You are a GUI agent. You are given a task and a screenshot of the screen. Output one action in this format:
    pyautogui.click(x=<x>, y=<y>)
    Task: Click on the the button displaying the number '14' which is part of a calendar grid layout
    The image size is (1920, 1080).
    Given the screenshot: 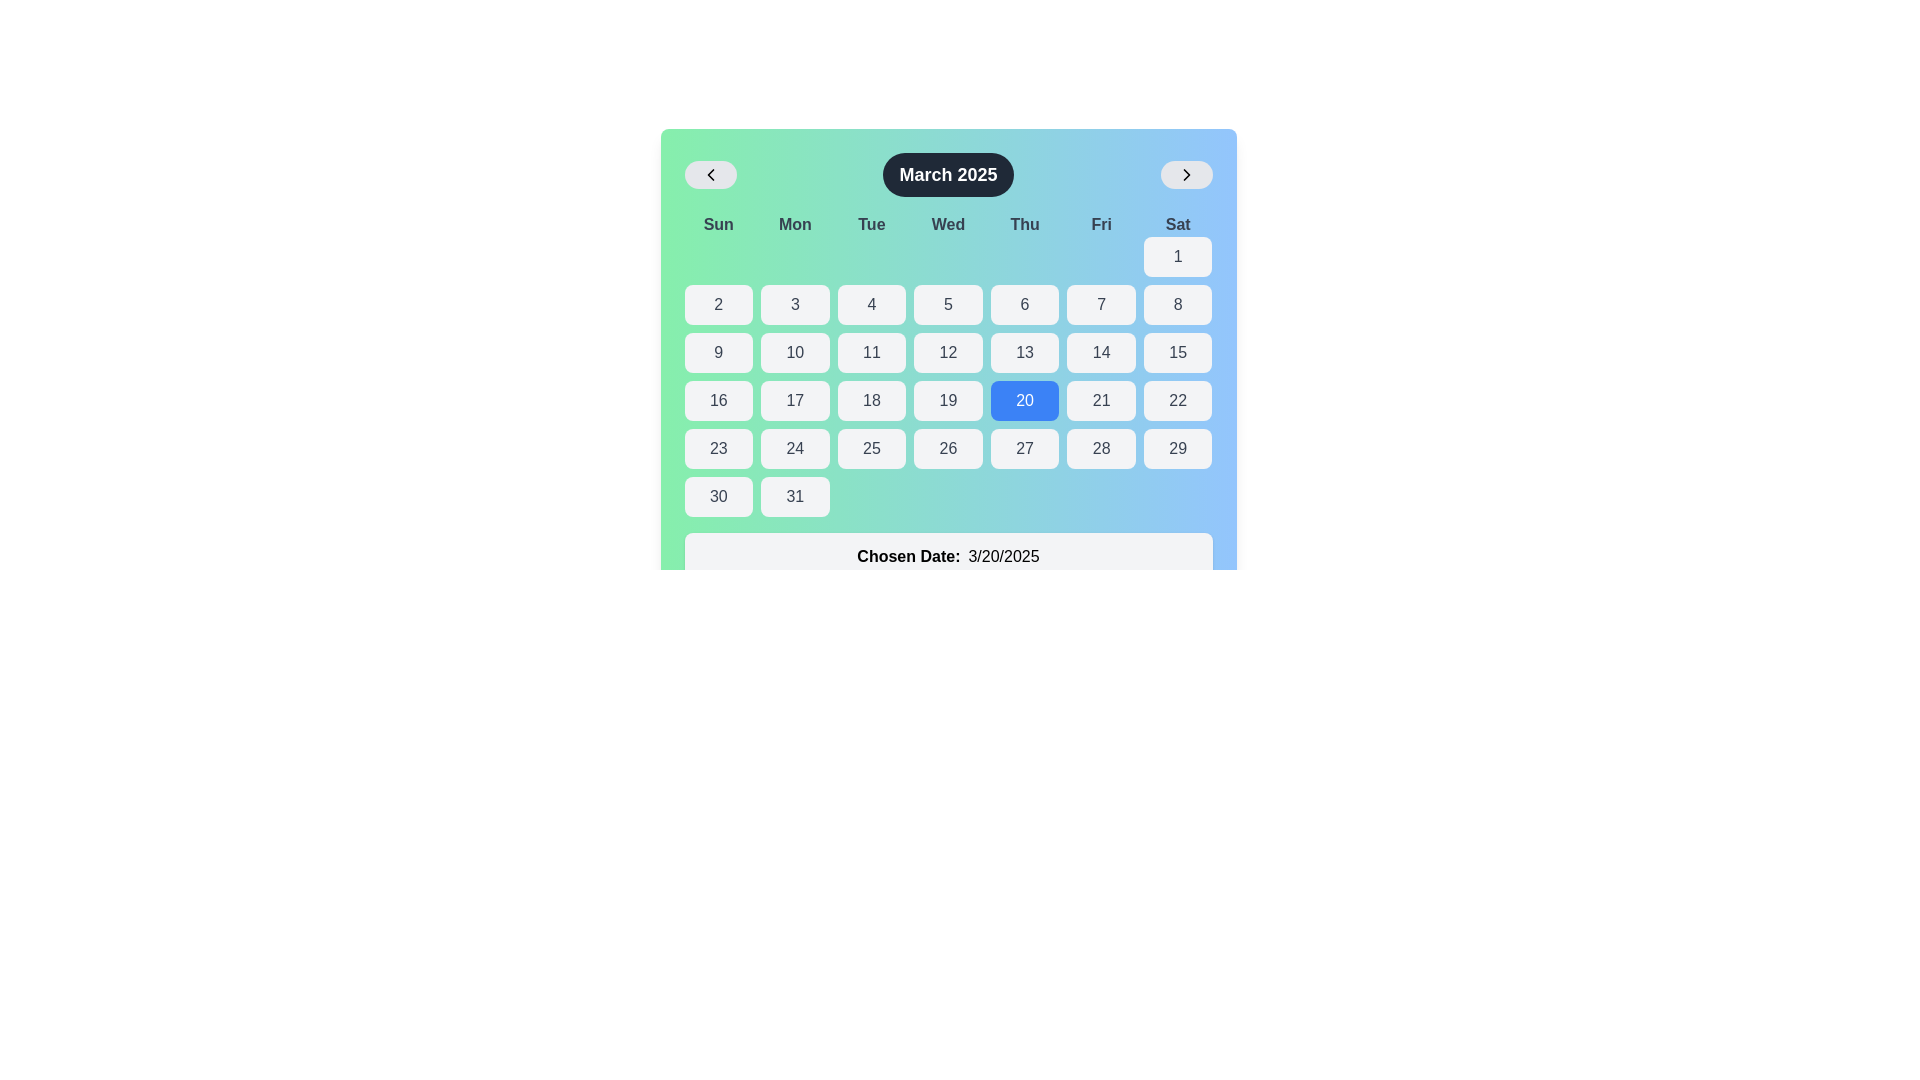 What is the action you would take?
    pyautogui.click(x=1100, y=352)
    